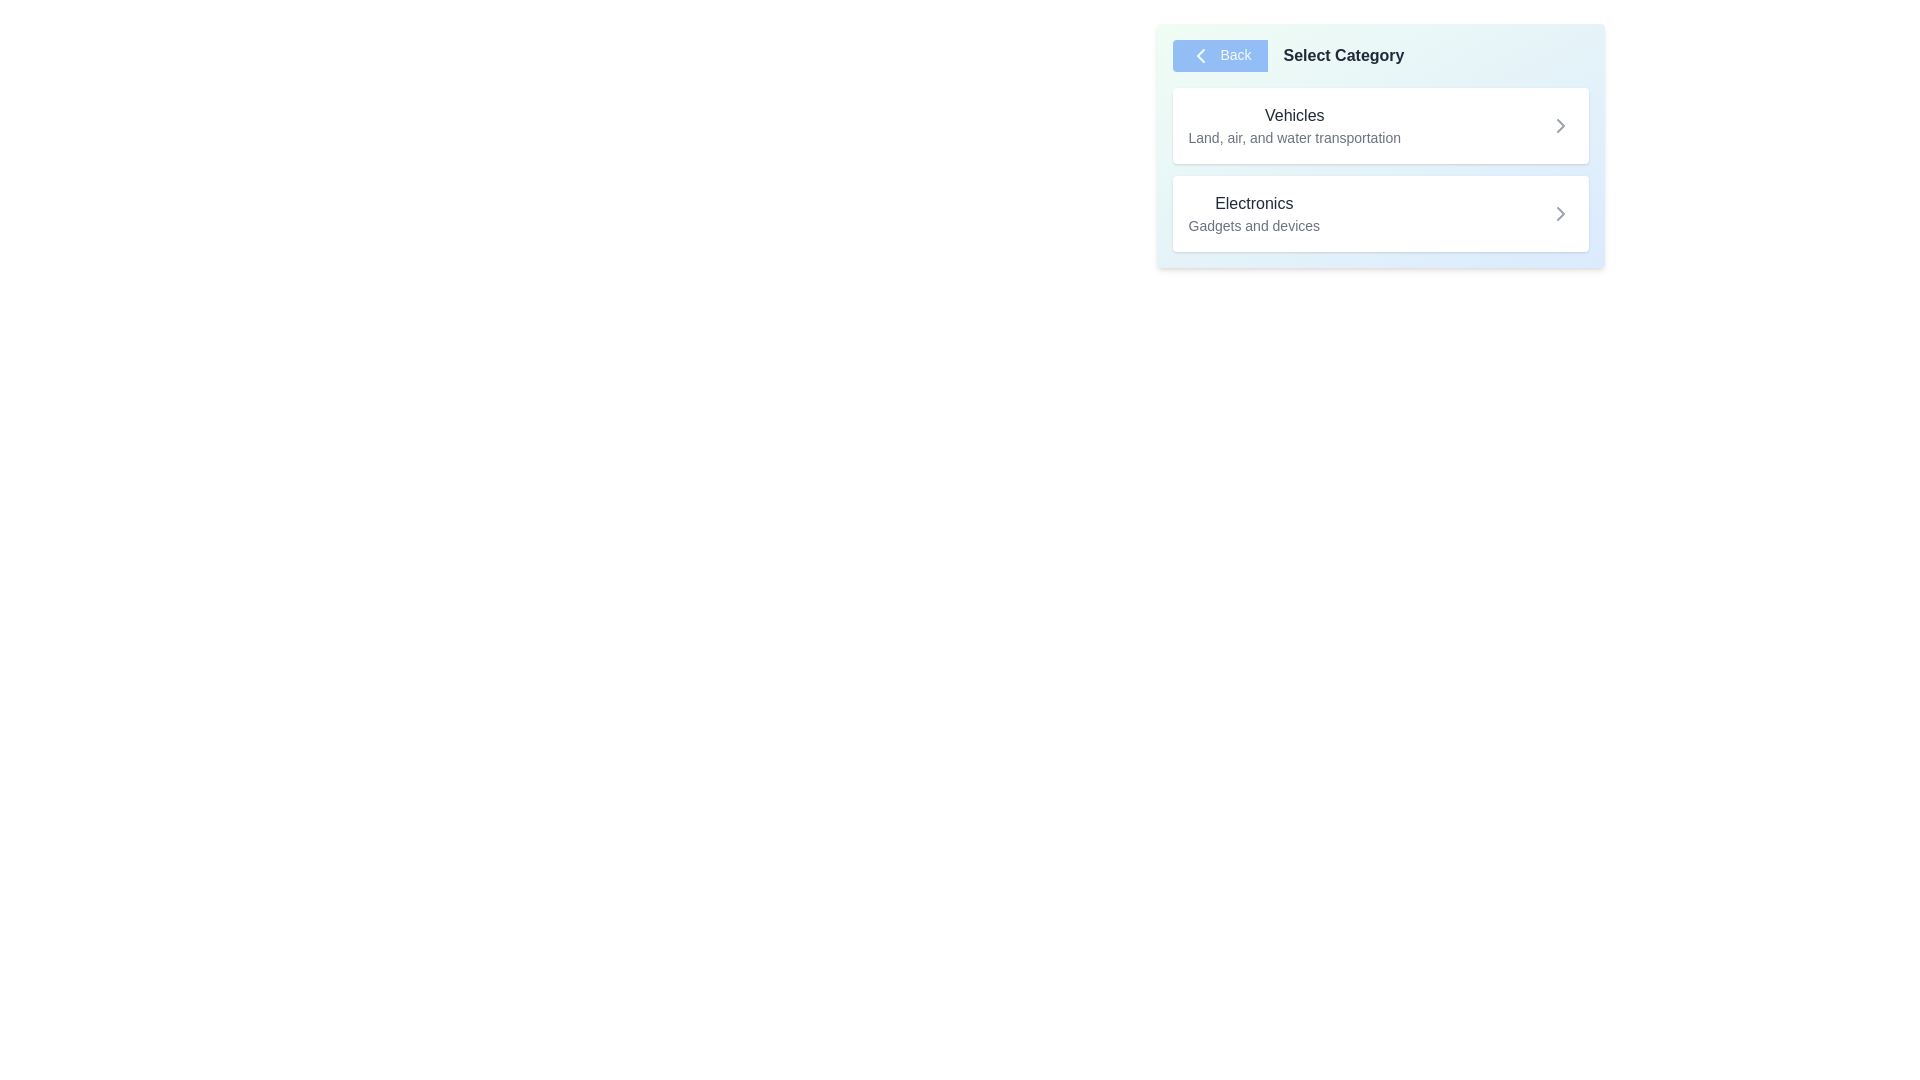 The image size is (1920, 1080). I want to click on the 'Vehicles' list item, which is a rectangular clickable element displaying the text 'Vehicles' in bold, so click(1379, 145).